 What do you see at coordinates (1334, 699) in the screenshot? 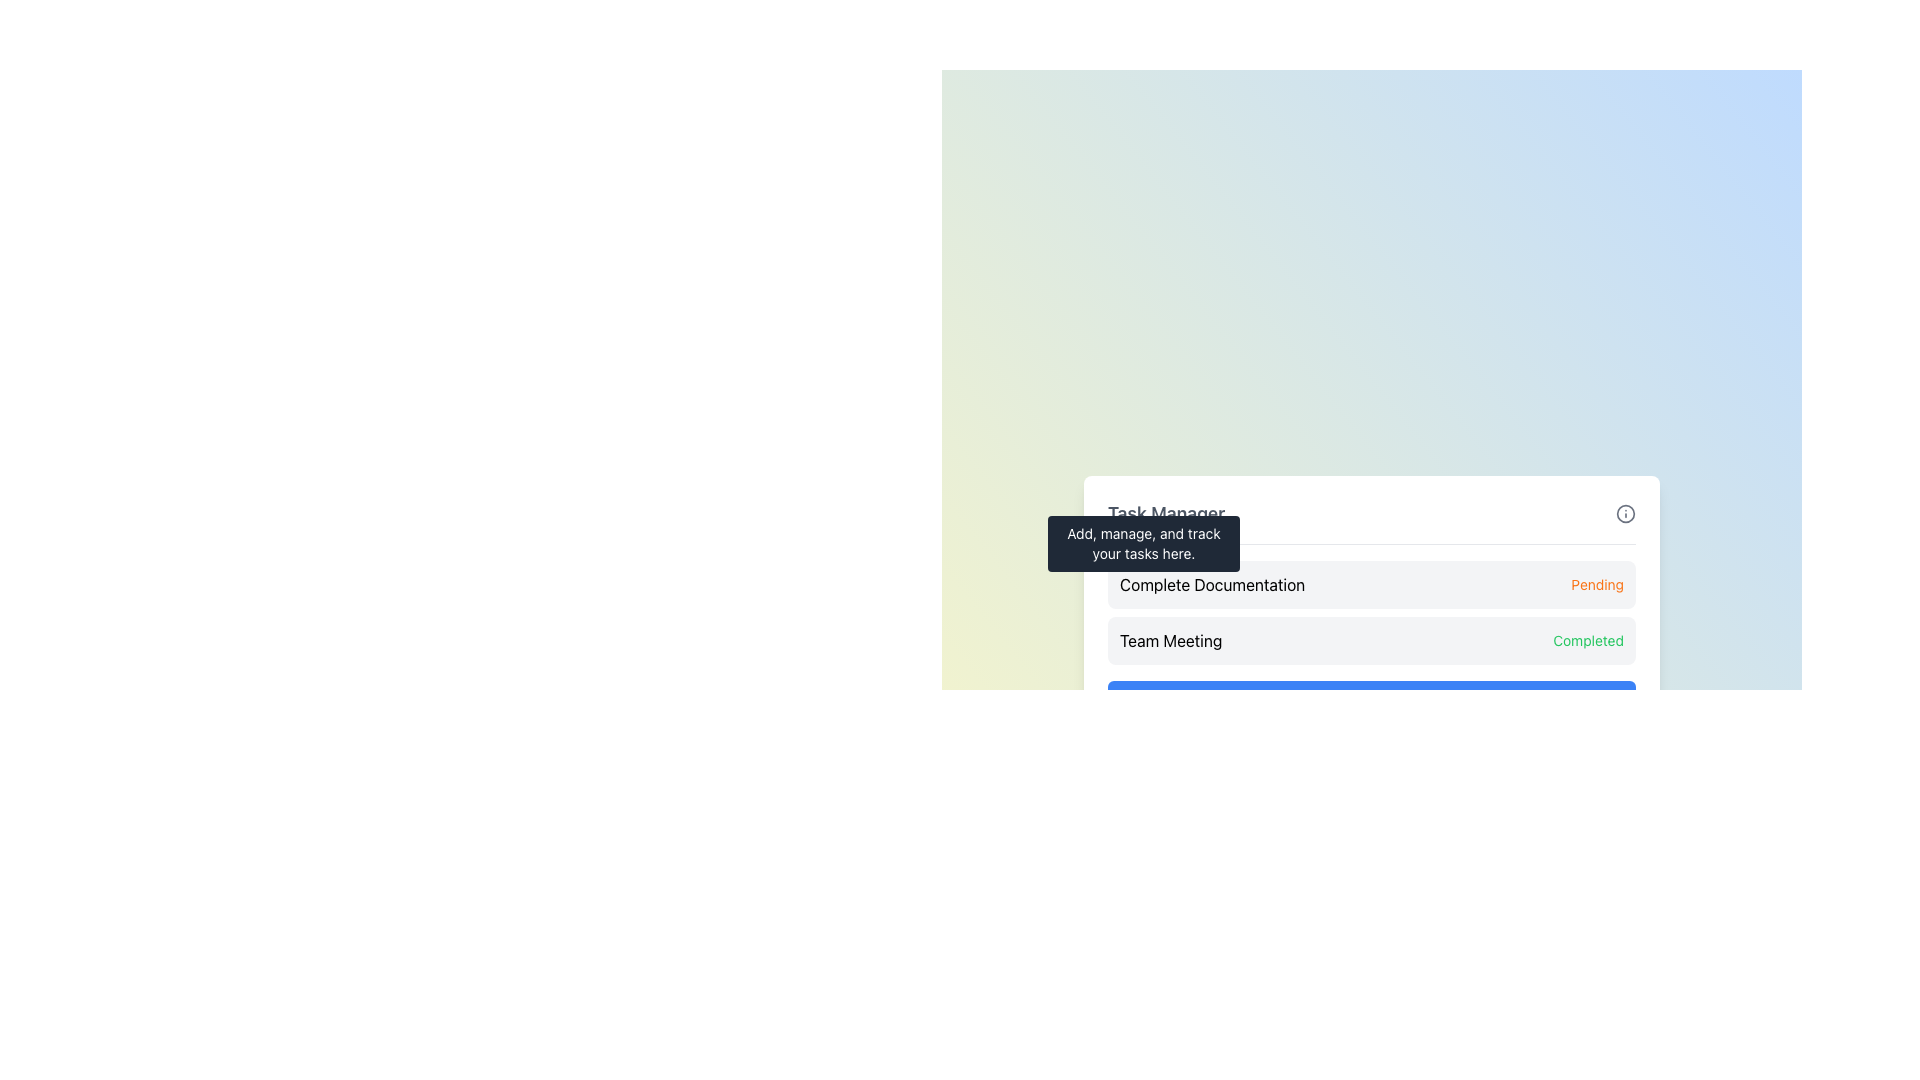
I see `the circular decorative icon with a plus sign inside, located on the left side of the 'Add Task' button` at bounding box center [1334, 699].